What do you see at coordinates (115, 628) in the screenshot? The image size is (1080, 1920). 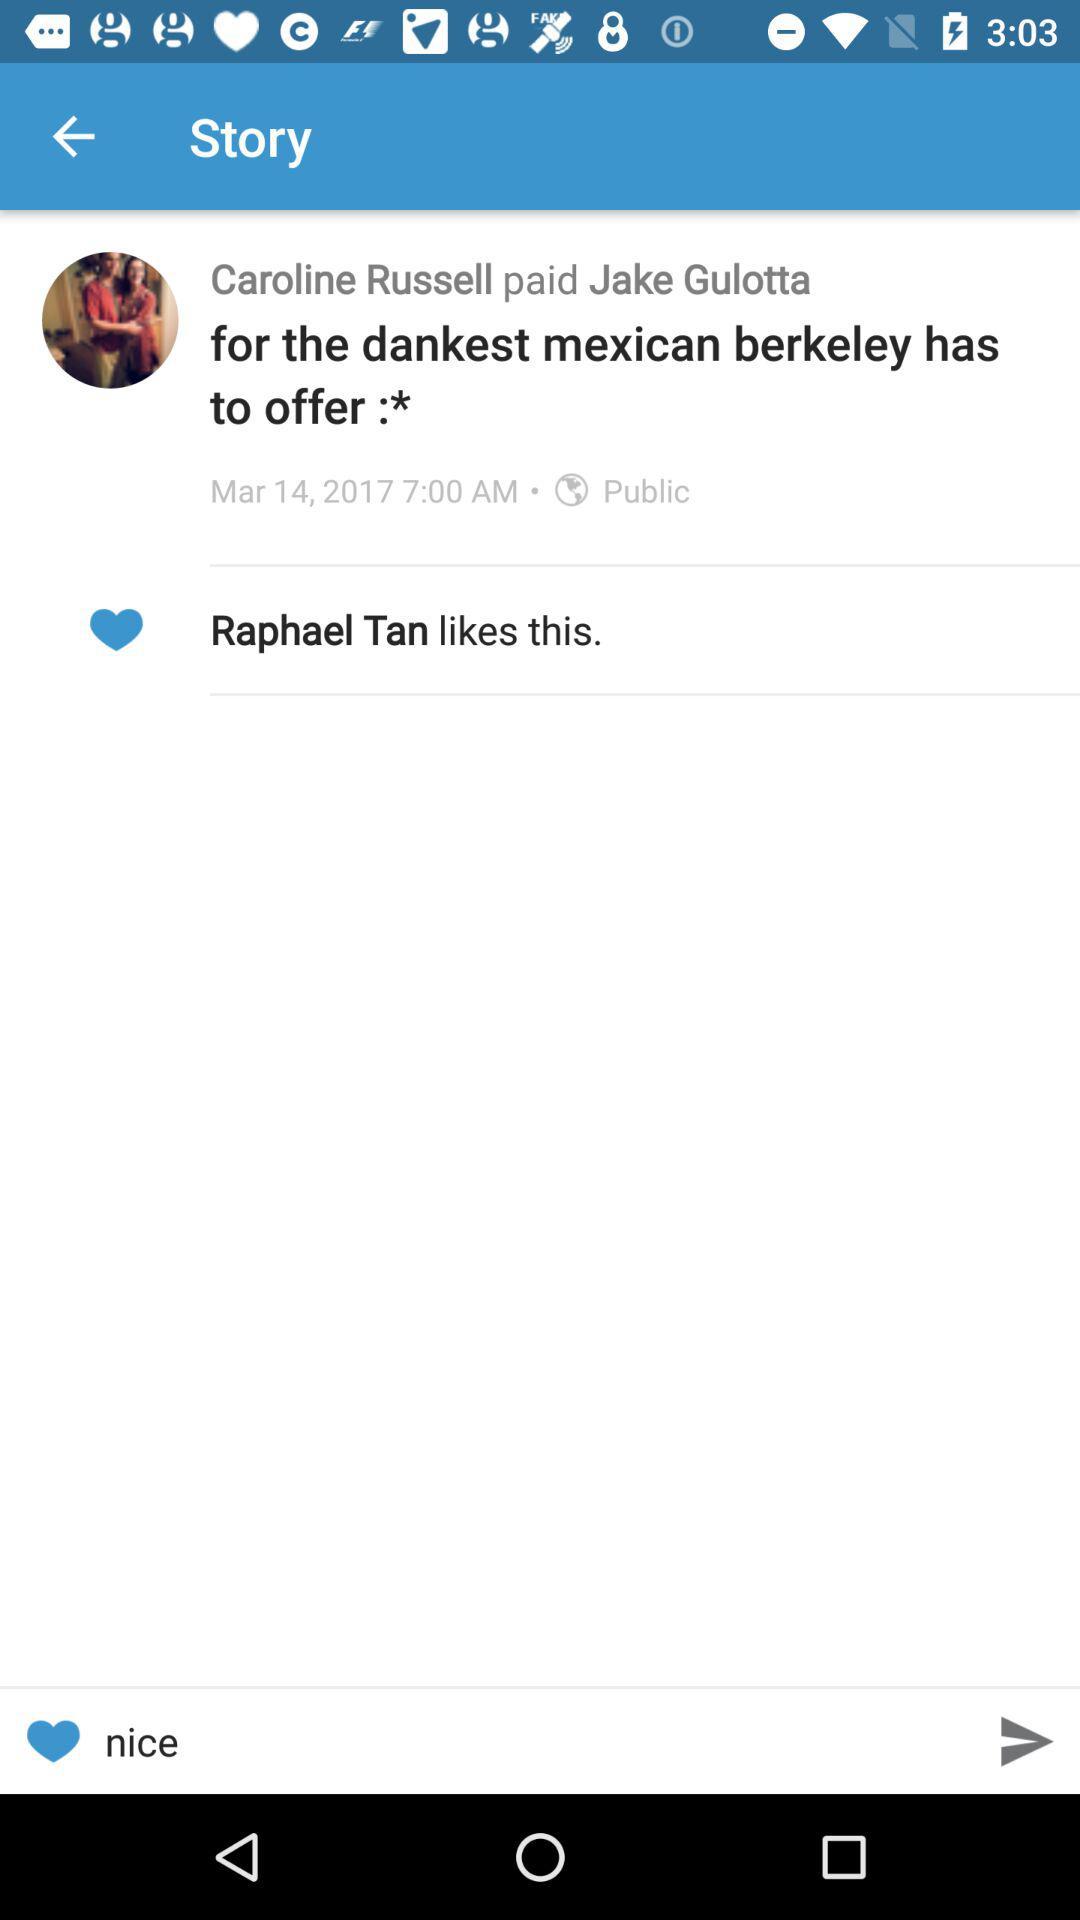 I see `heart the transaction` at bounding box center [115, 628].